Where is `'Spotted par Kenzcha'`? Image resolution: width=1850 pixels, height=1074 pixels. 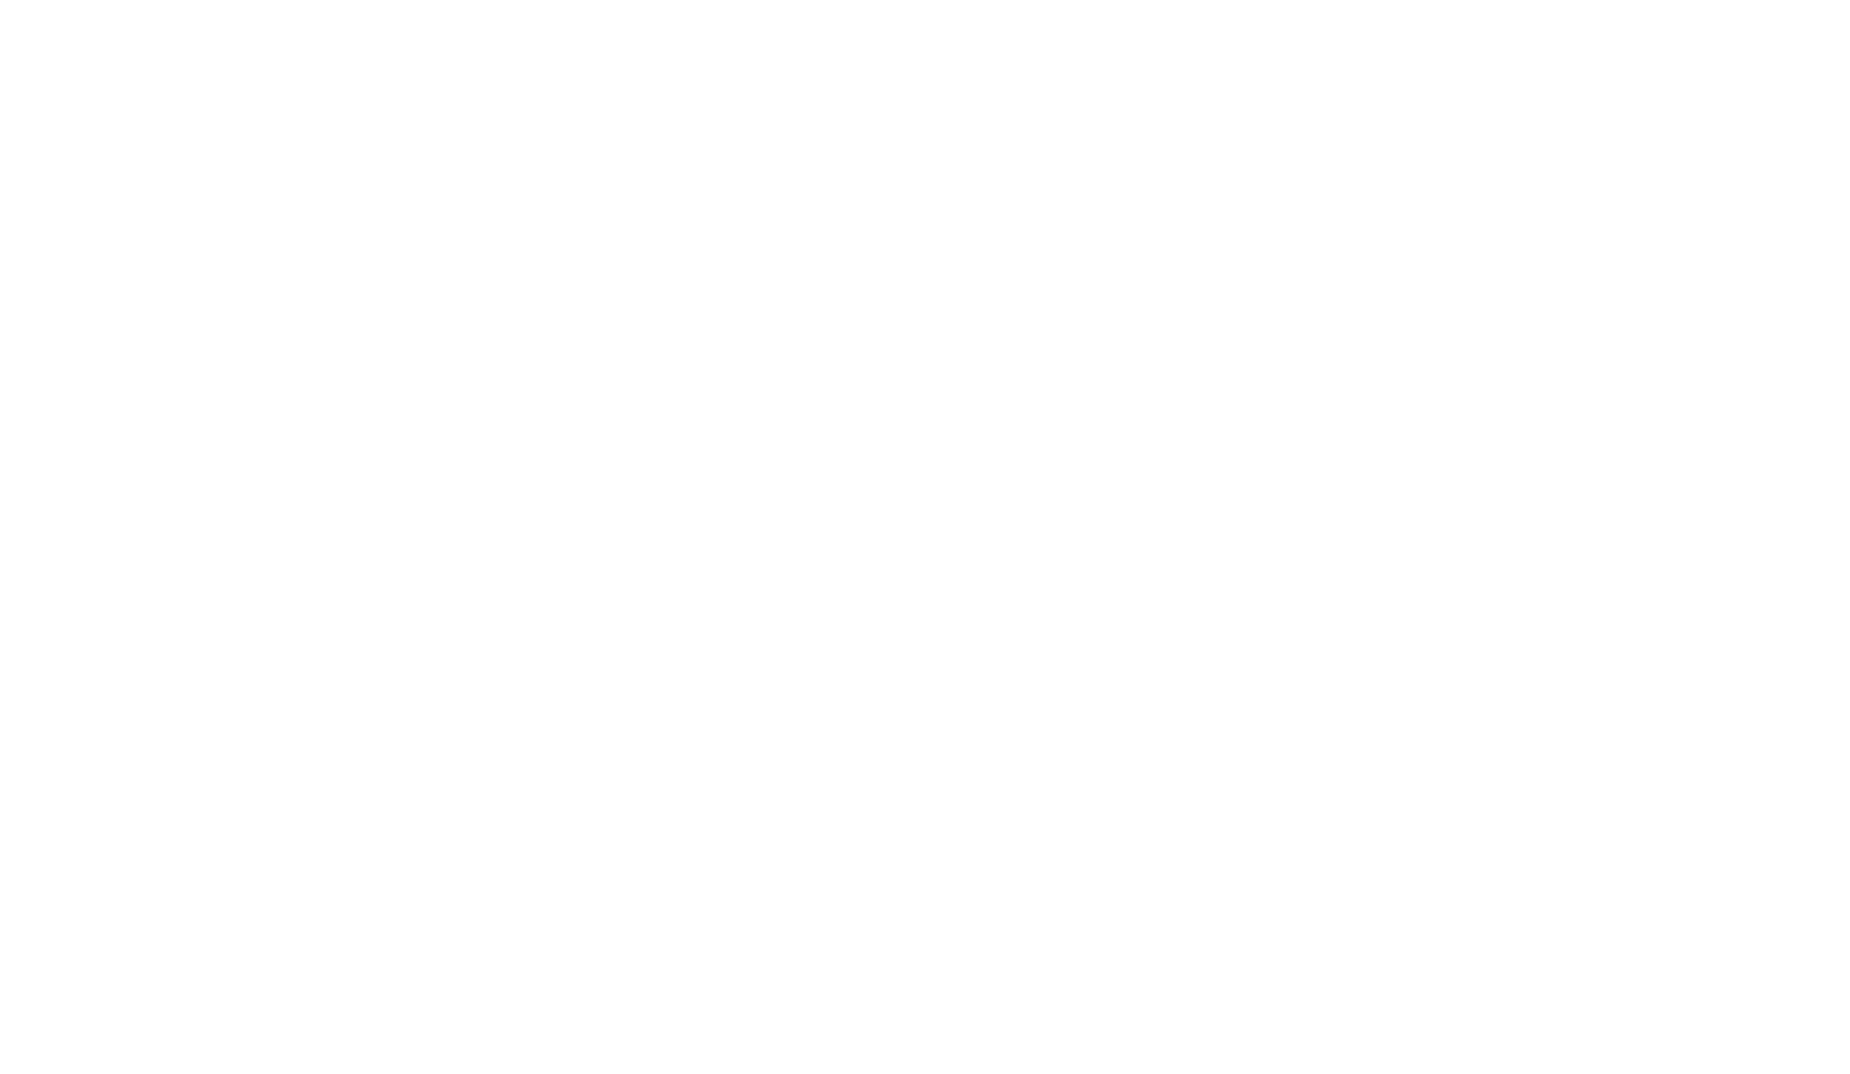 'Spotted par Kenzcha' is located at coordinates (443, 626).